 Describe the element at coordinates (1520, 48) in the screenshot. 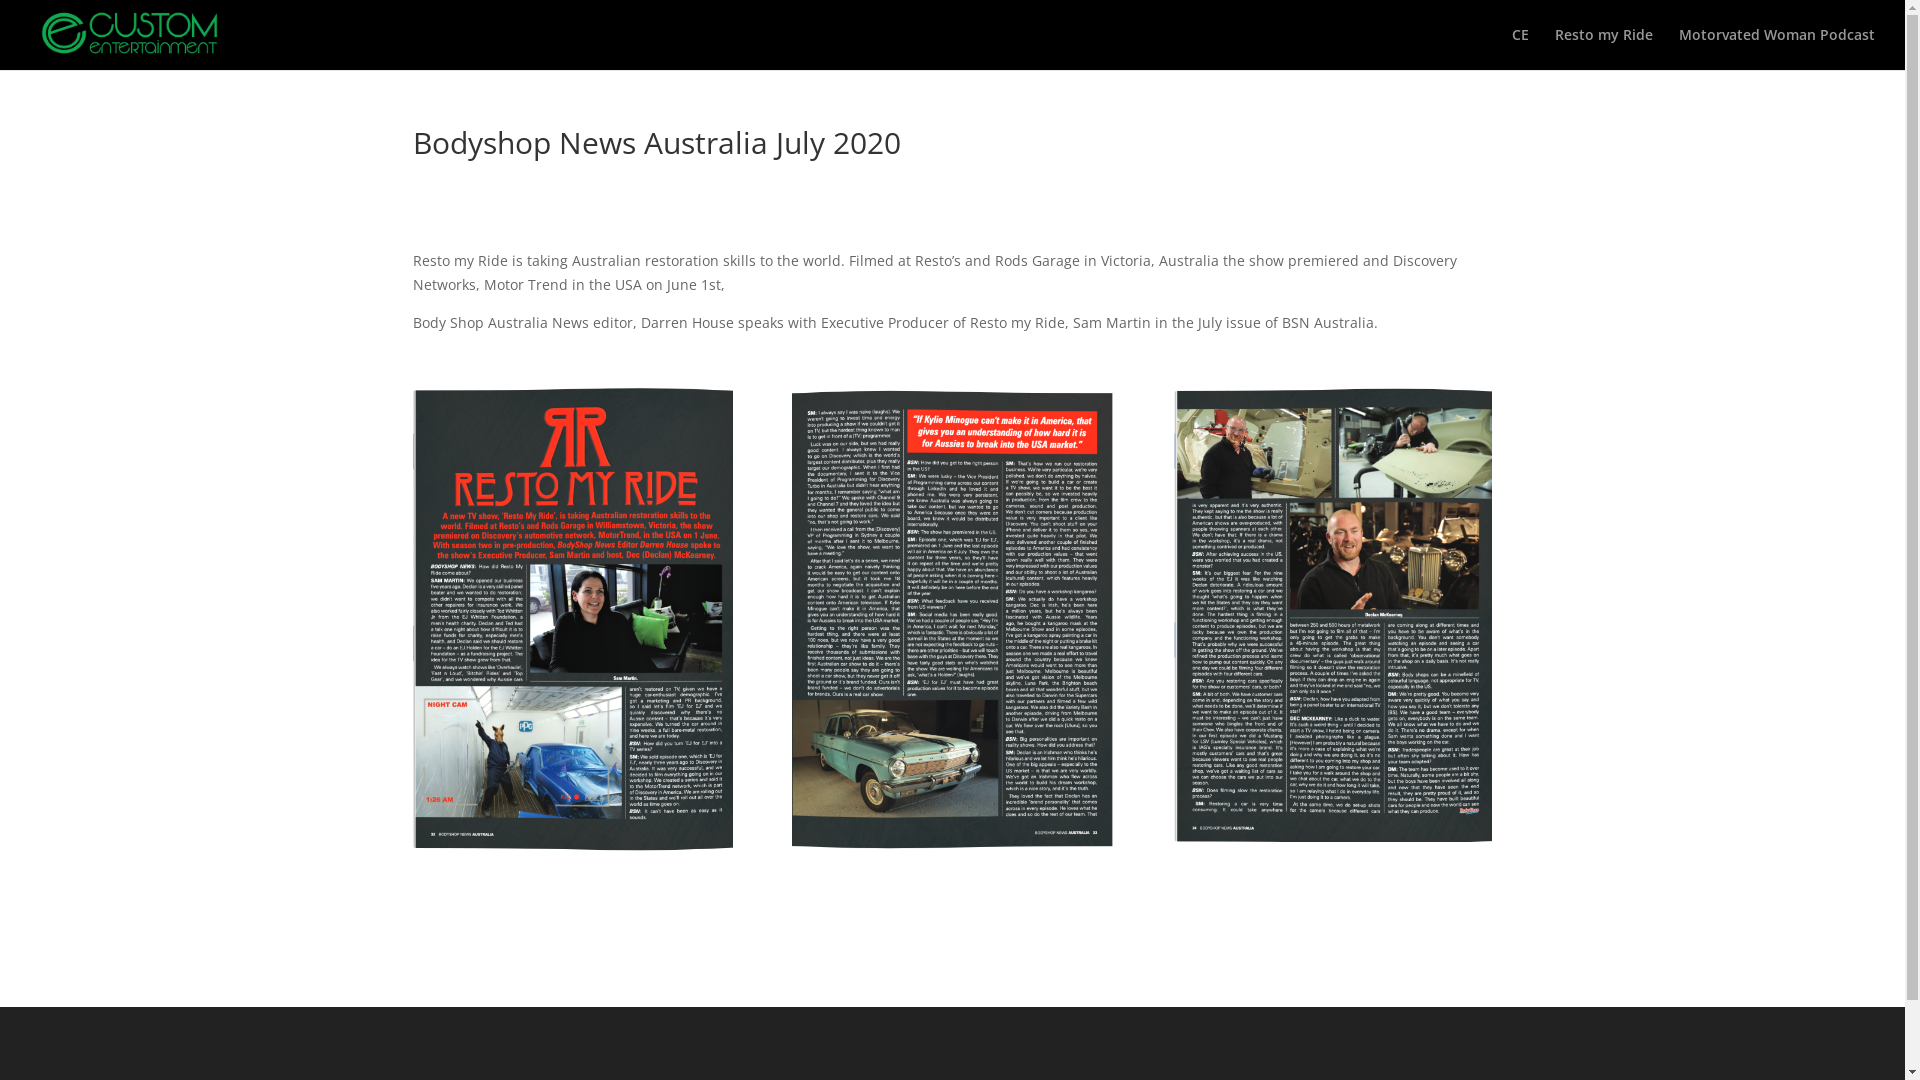

I see `'CE'` at that location.